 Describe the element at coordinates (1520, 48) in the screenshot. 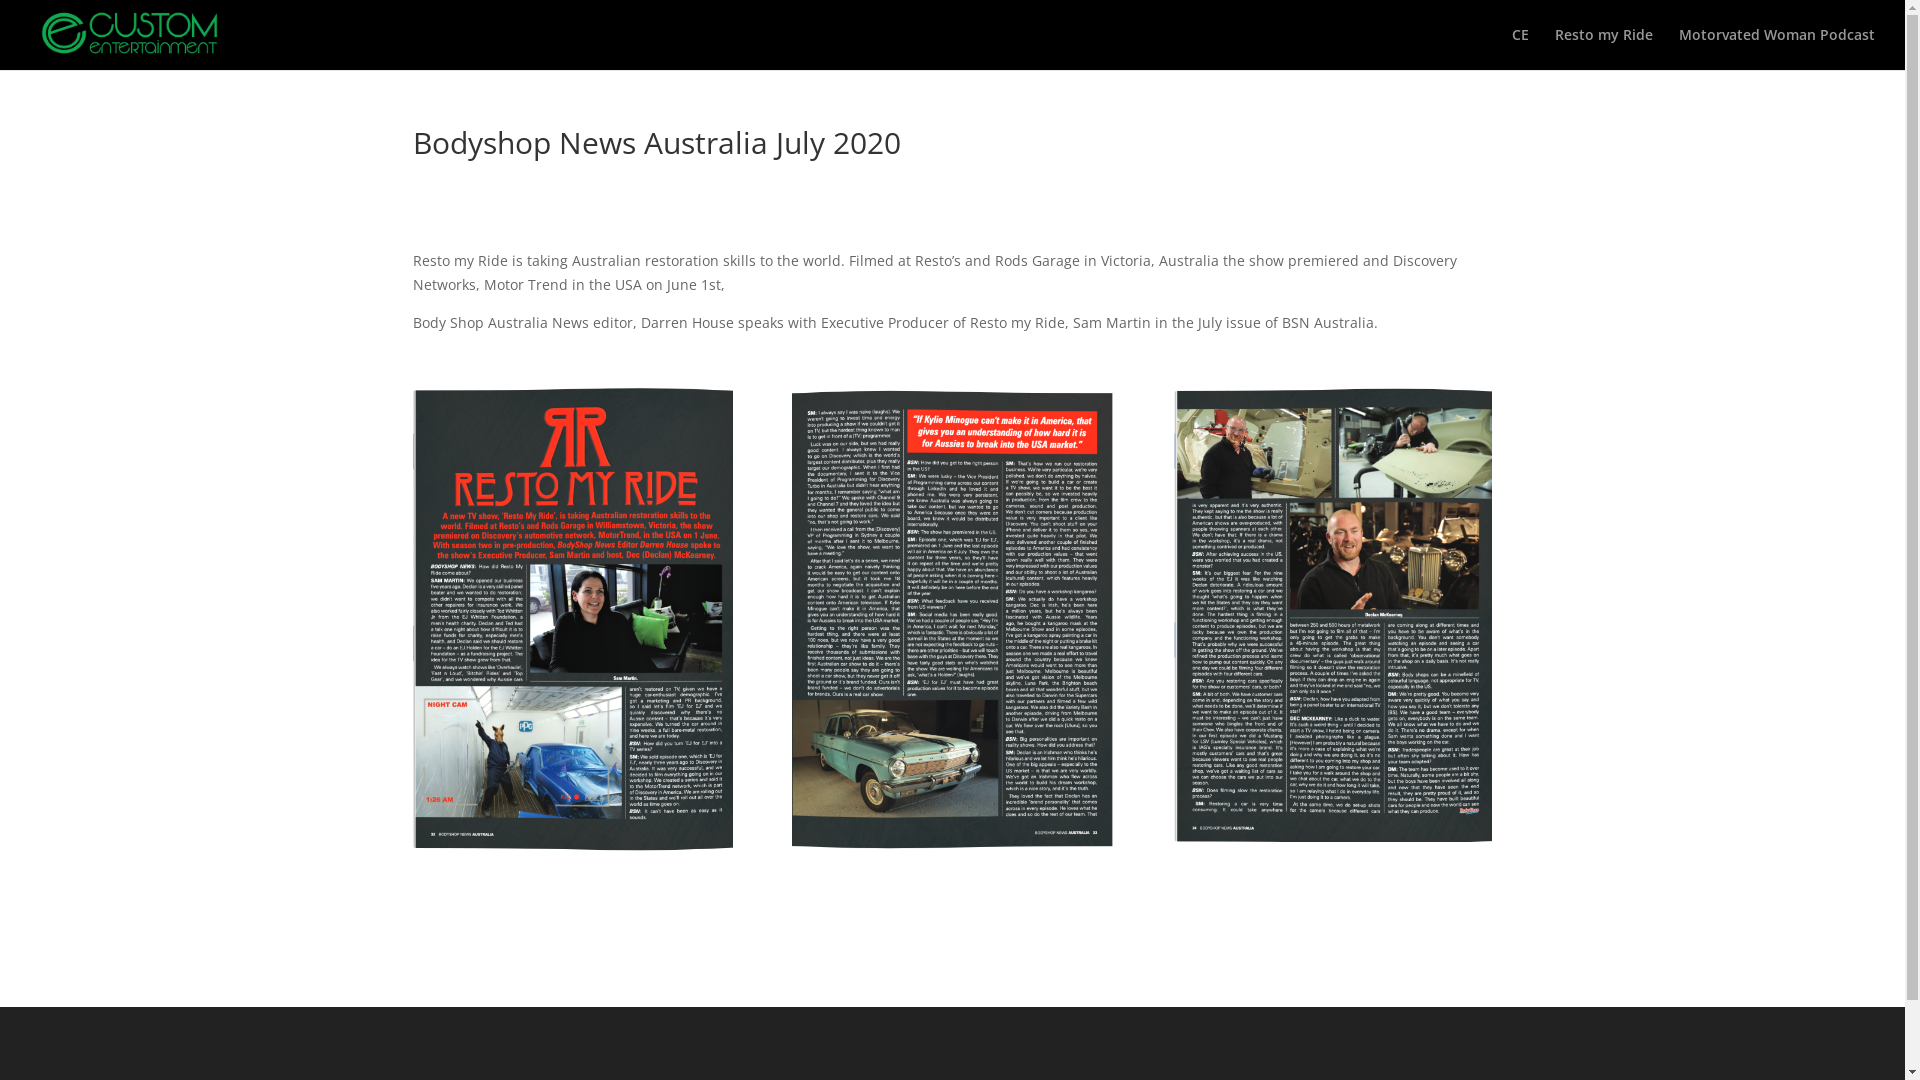

I see `'CE'` at that location.